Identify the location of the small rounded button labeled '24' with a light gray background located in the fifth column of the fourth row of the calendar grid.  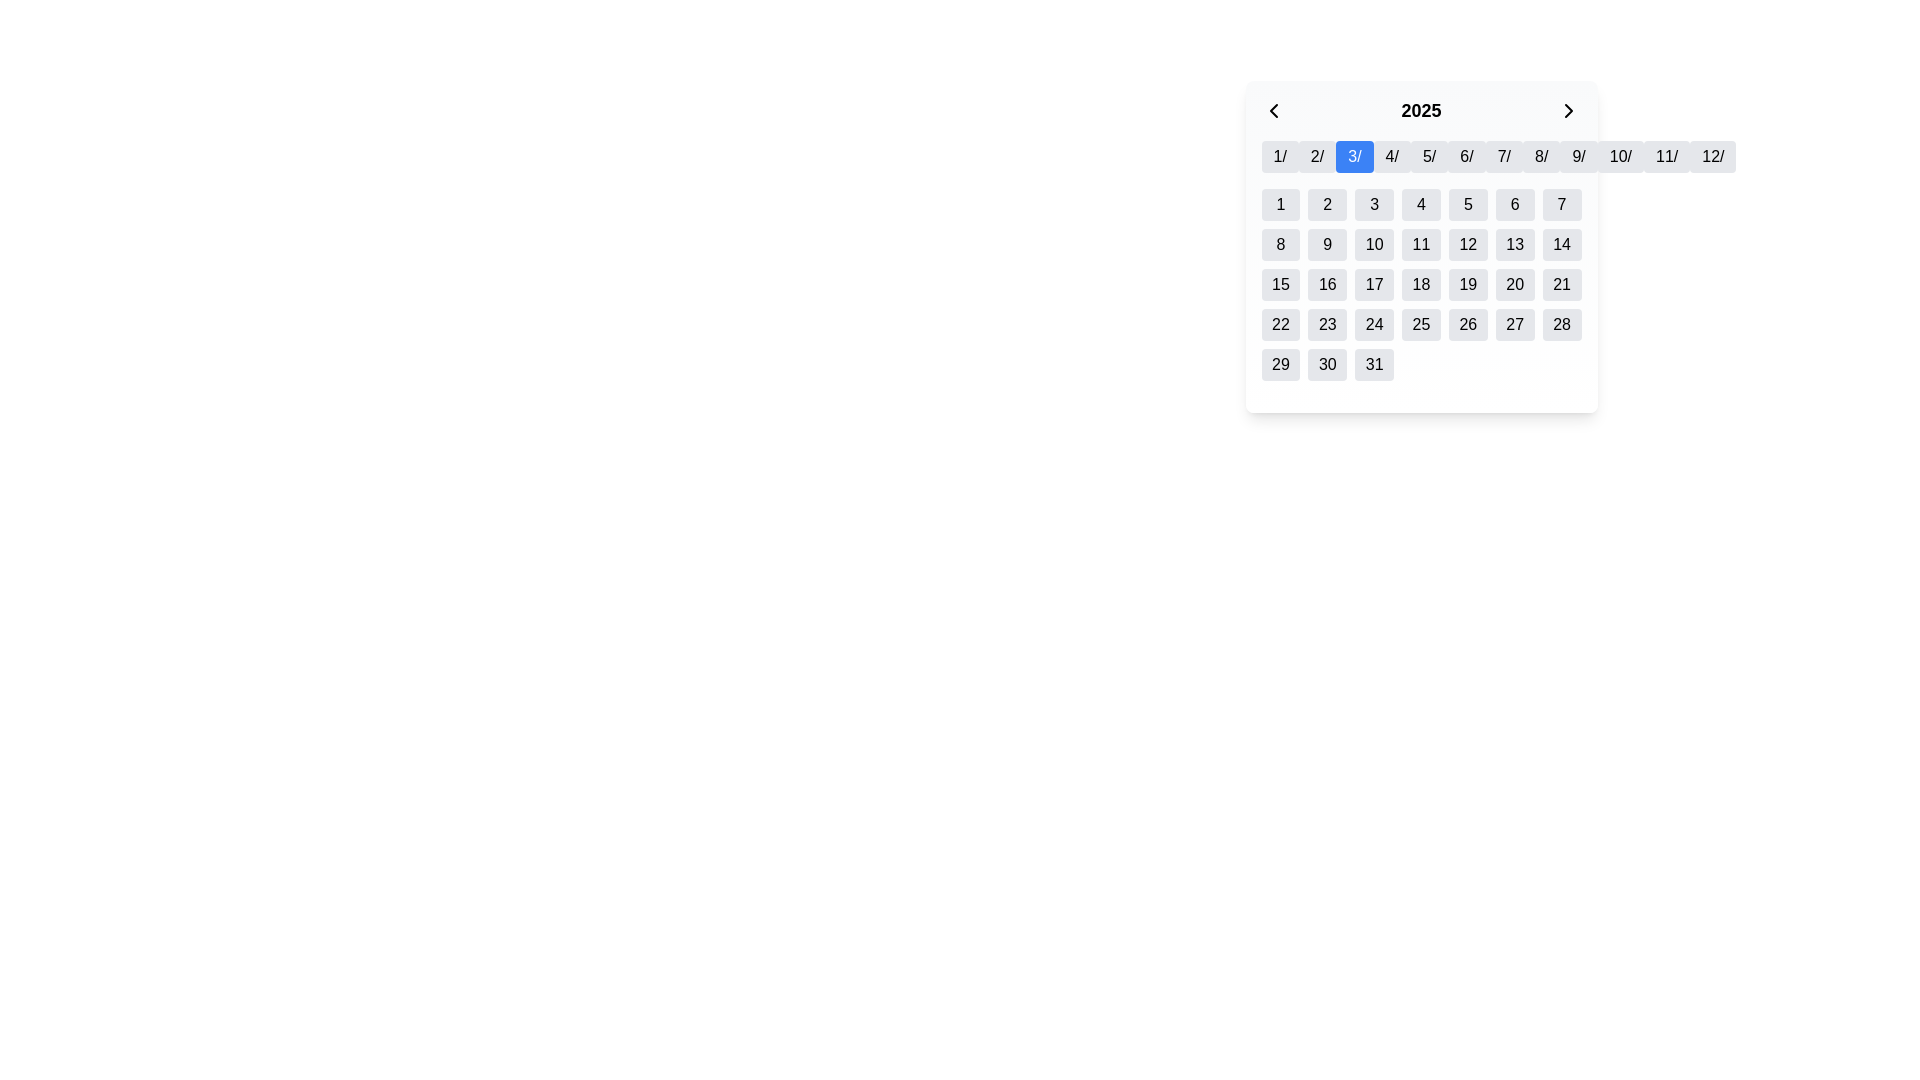
(1373, 323).